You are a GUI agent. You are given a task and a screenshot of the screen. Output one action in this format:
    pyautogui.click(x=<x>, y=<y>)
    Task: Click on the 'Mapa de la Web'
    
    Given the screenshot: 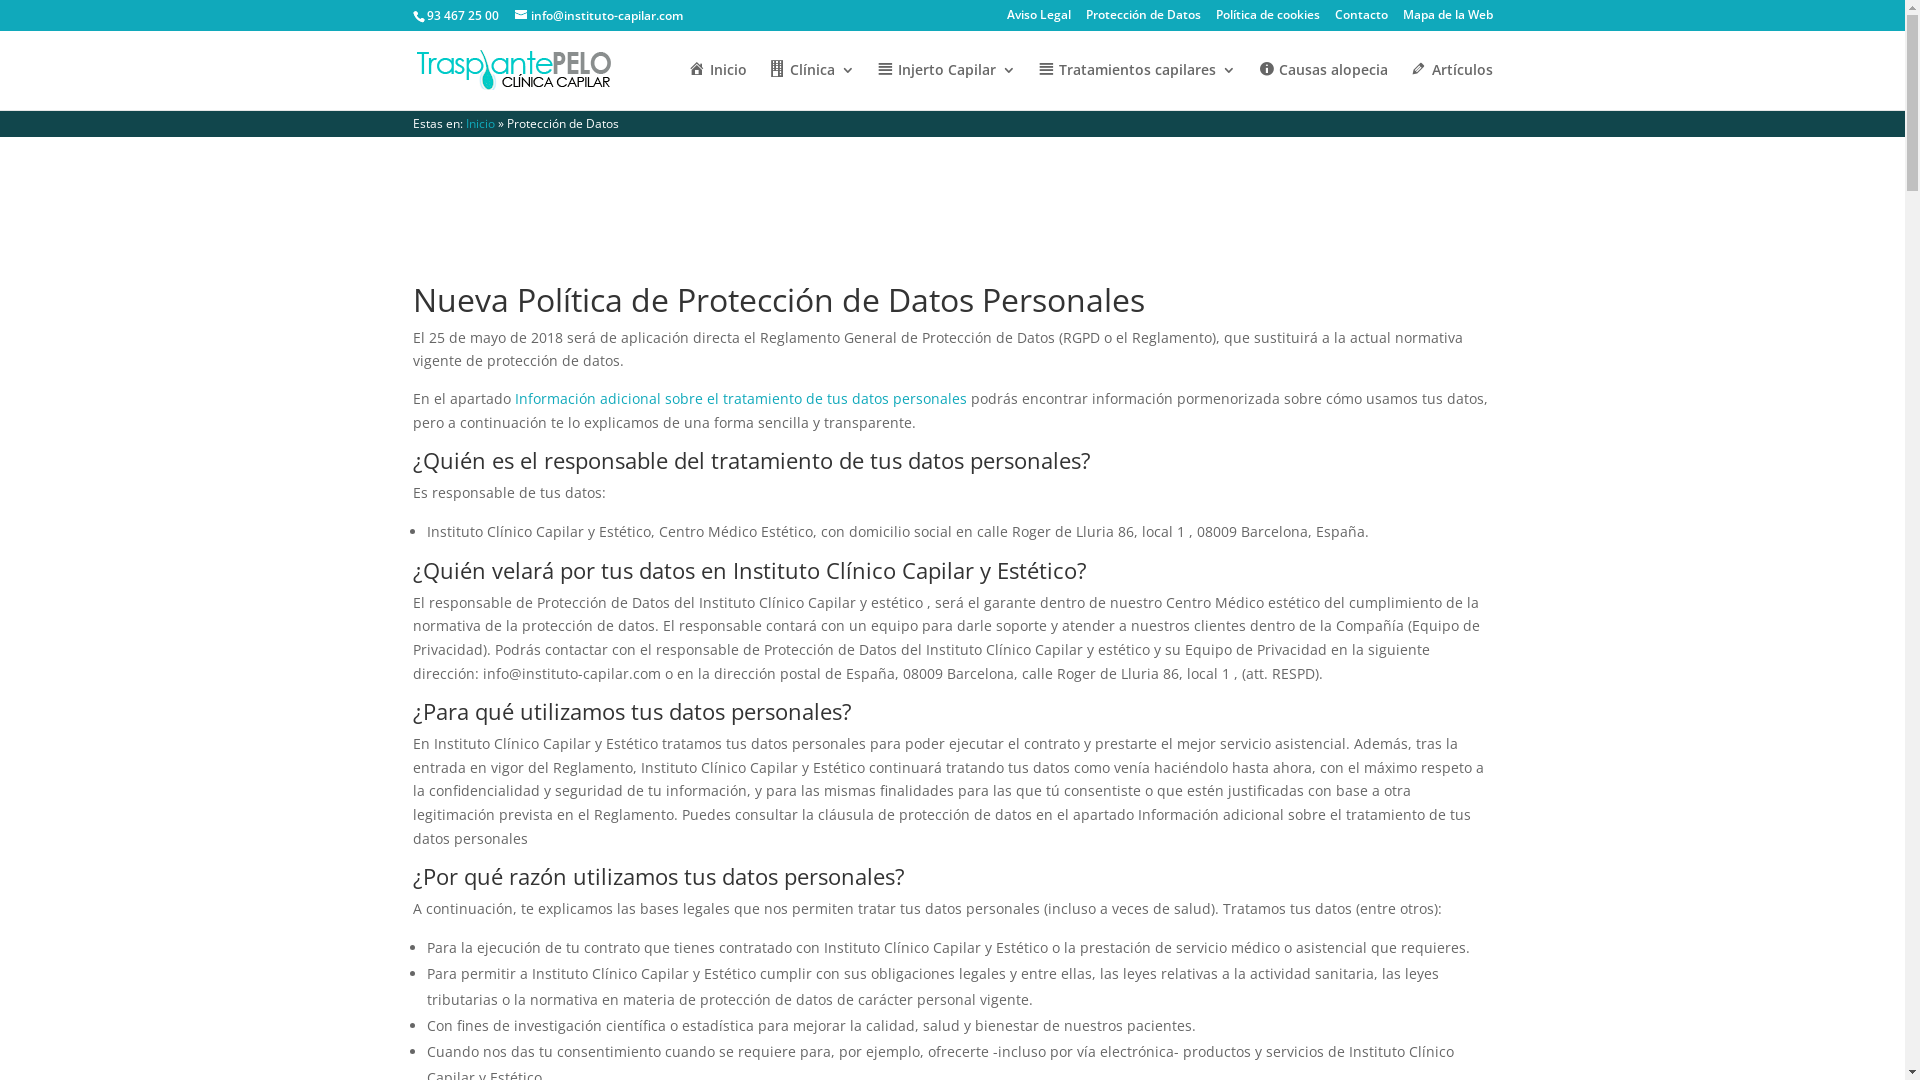 What is the action you would take?
    pyautogui.click(x=1446, y=19)
    